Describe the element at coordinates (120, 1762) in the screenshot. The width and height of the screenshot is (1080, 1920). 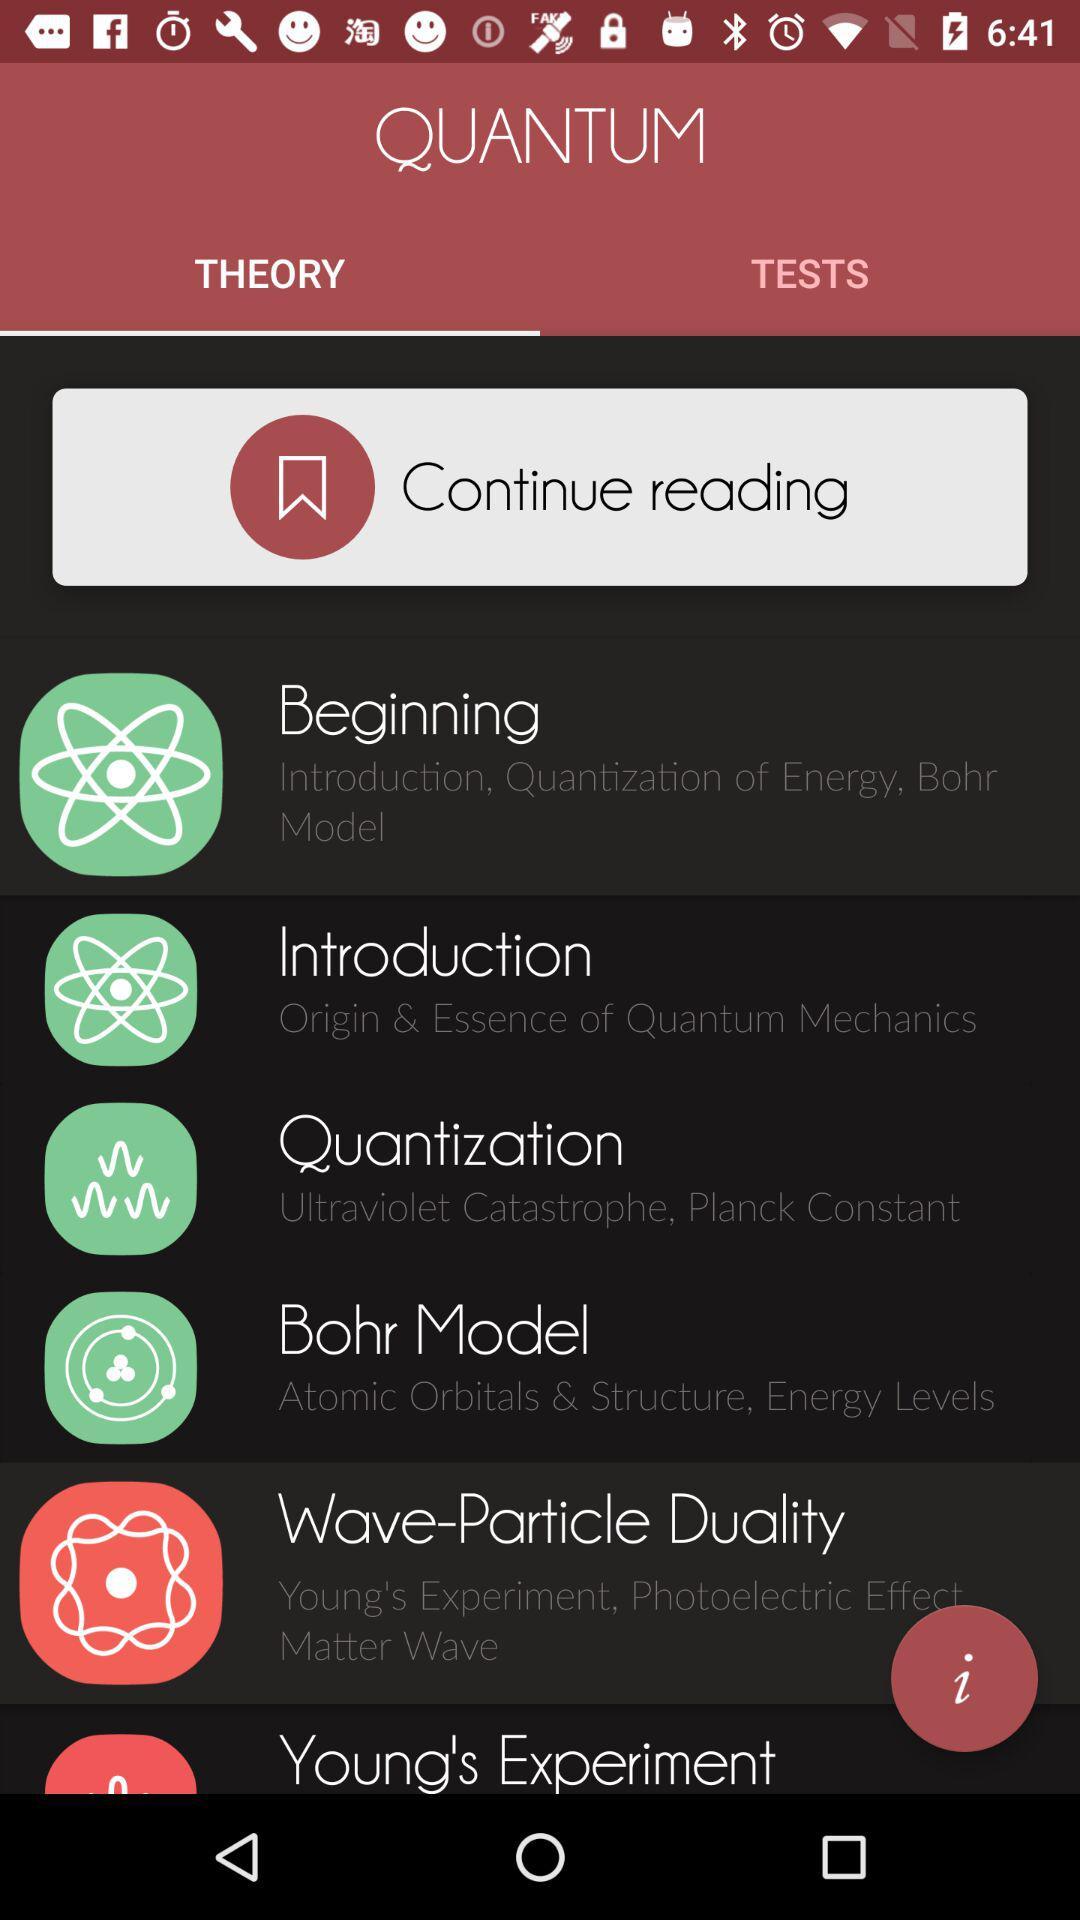
I see `the young 's experiment` at that location.